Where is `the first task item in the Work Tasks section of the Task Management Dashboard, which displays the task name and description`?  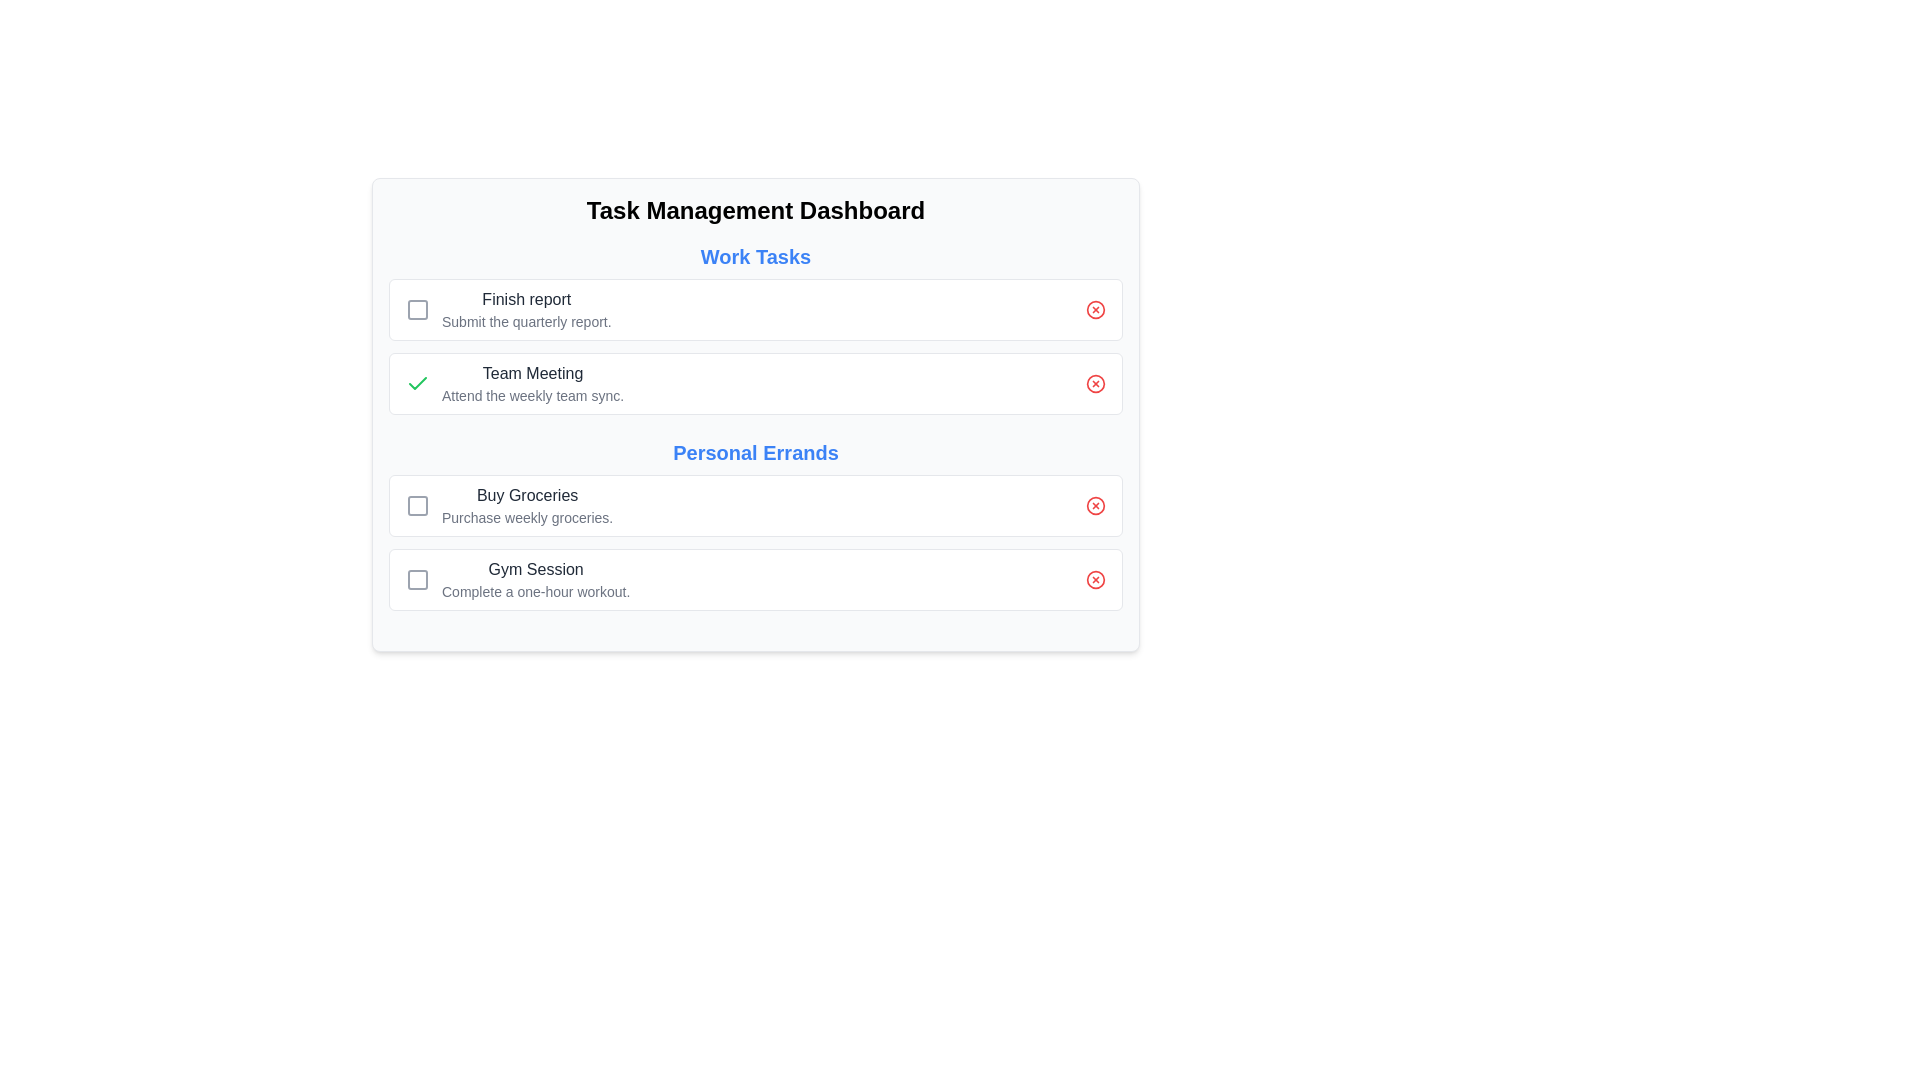
the first task item in the Work Tasks section of the Task Management Dashboard, which displays the task name and description is located at coordinates (526, 309).